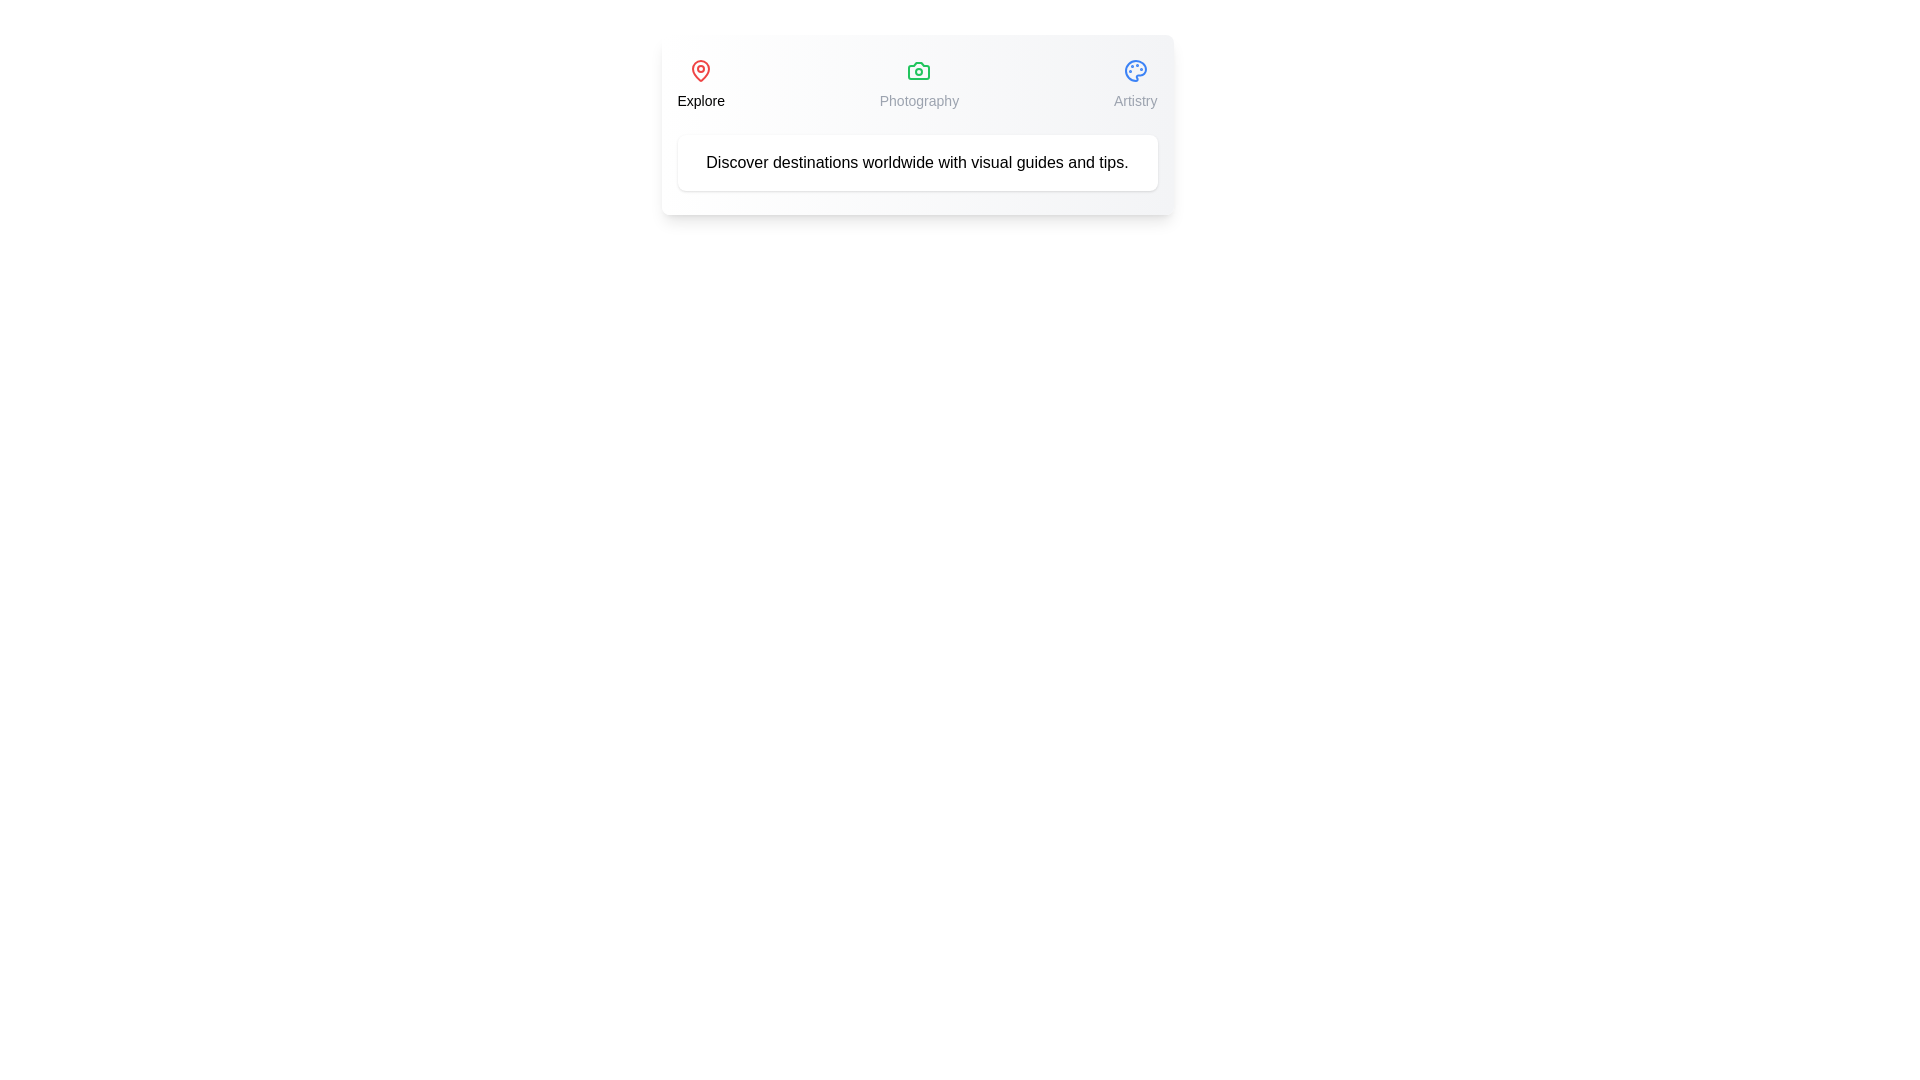 The image size is (1920, 1080). Describe the element at coordinates (1135, 83) in the screenshot. I see `the tab labeled Artistry to trigger its hover interaction` at that location.